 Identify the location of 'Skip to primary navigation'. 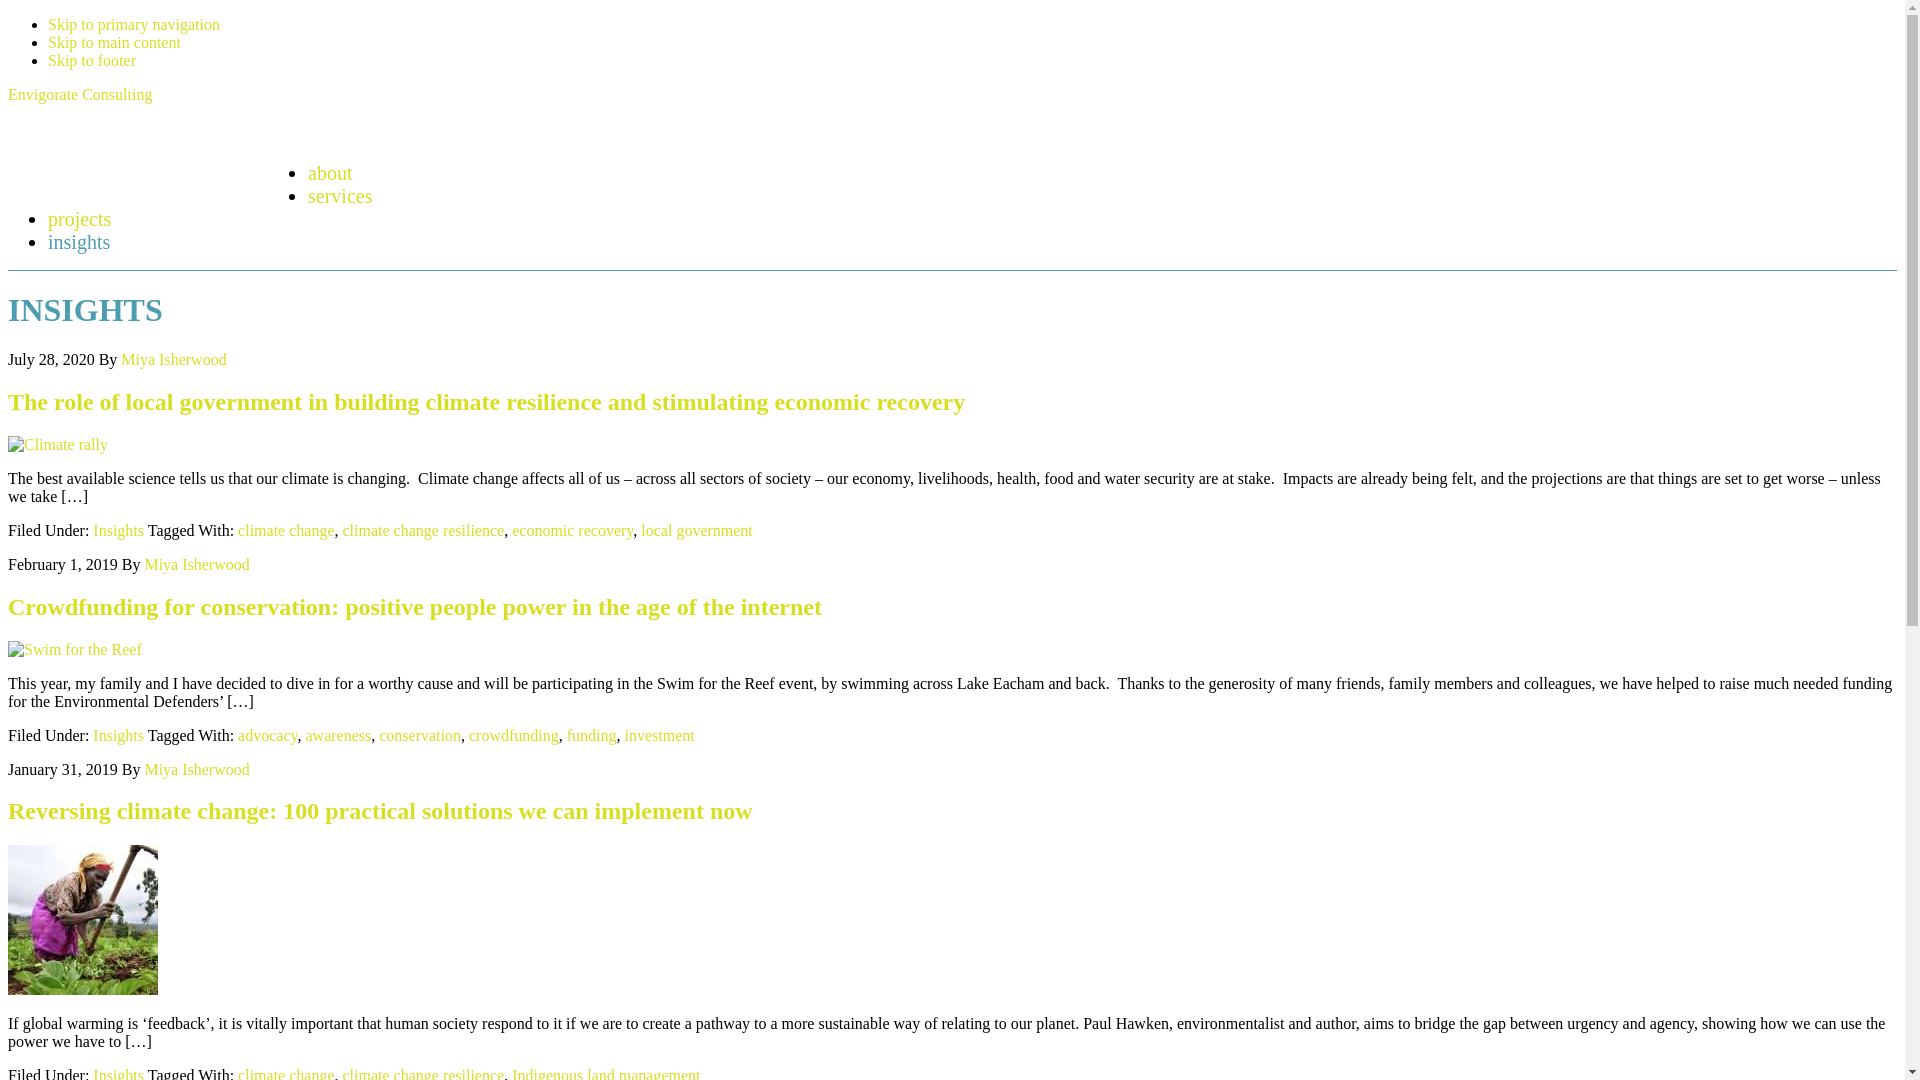
(48, 24).